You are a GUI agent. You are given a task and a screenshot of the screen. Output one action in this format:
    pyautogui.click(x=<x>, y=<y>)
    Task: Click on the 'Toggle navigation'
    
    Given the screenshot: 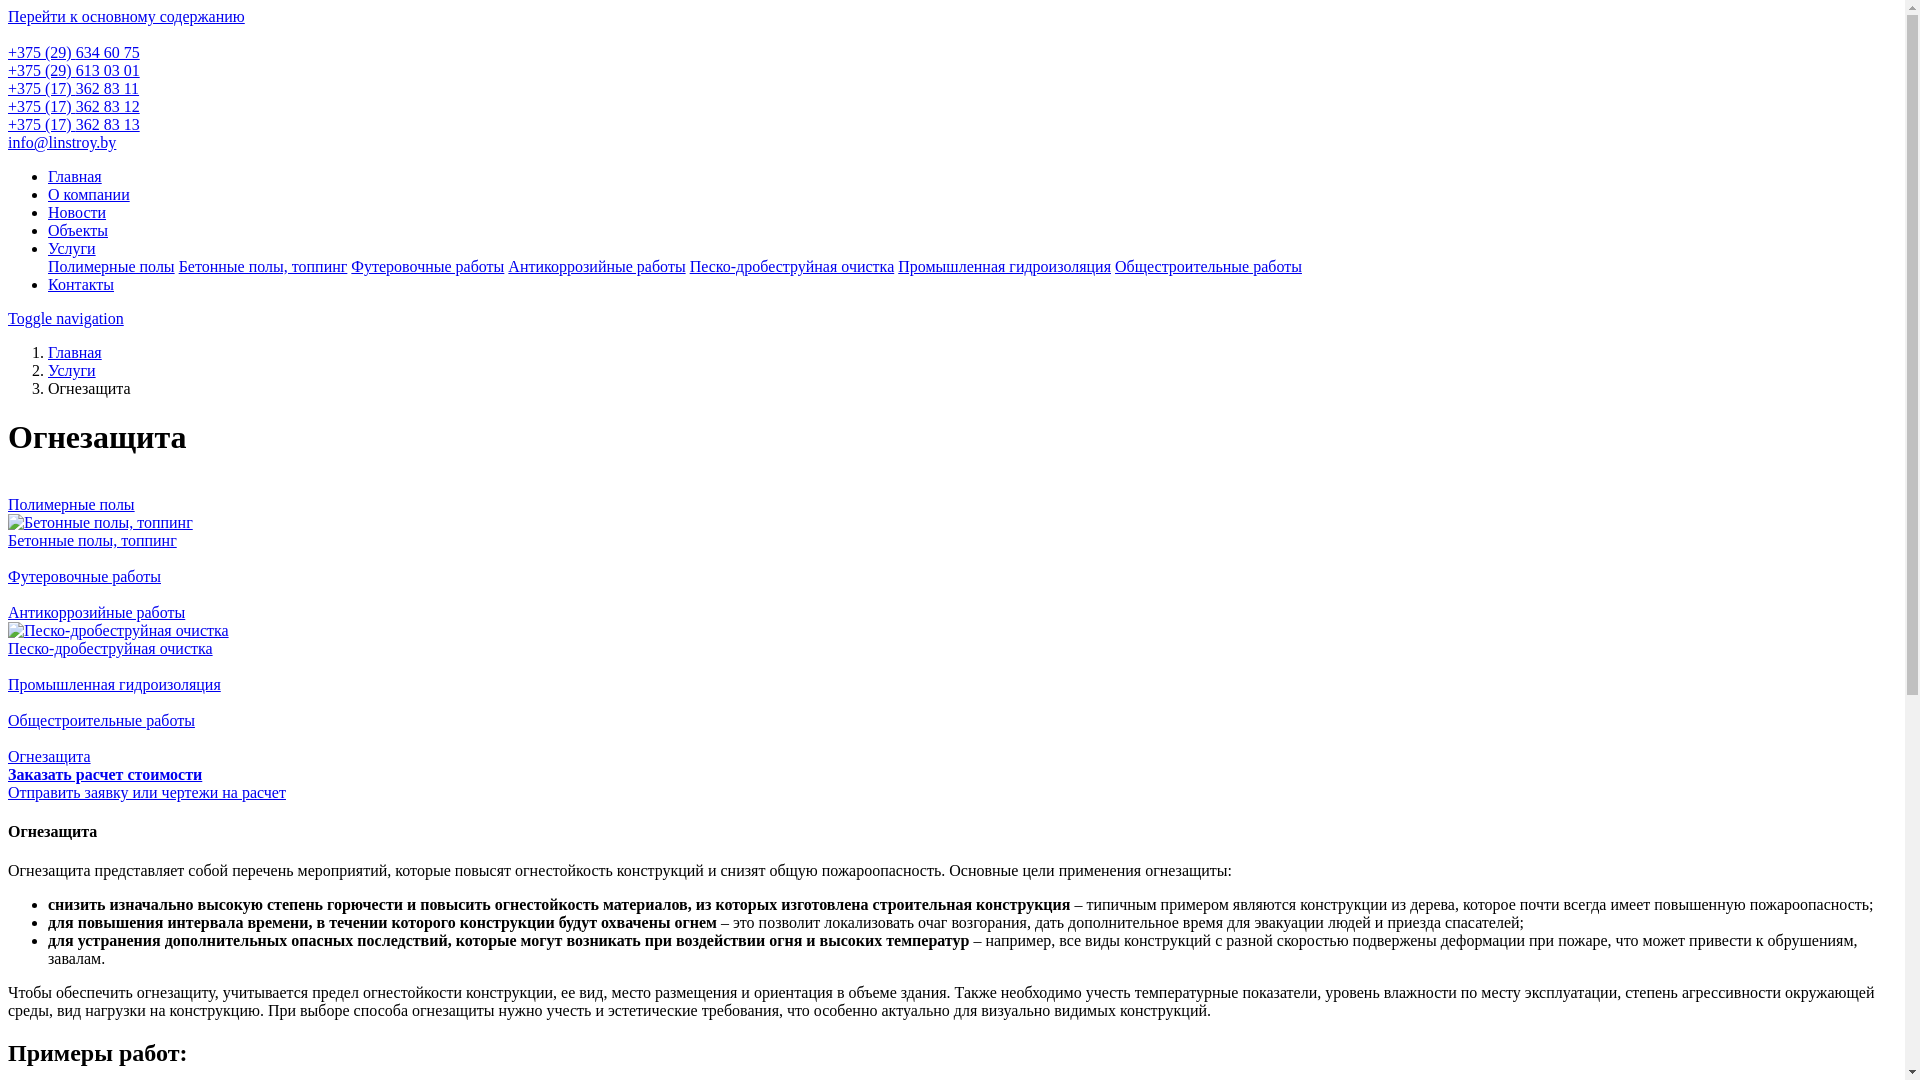 What is the action you would take?
    pyautogui.click(x=66, y=317)
    